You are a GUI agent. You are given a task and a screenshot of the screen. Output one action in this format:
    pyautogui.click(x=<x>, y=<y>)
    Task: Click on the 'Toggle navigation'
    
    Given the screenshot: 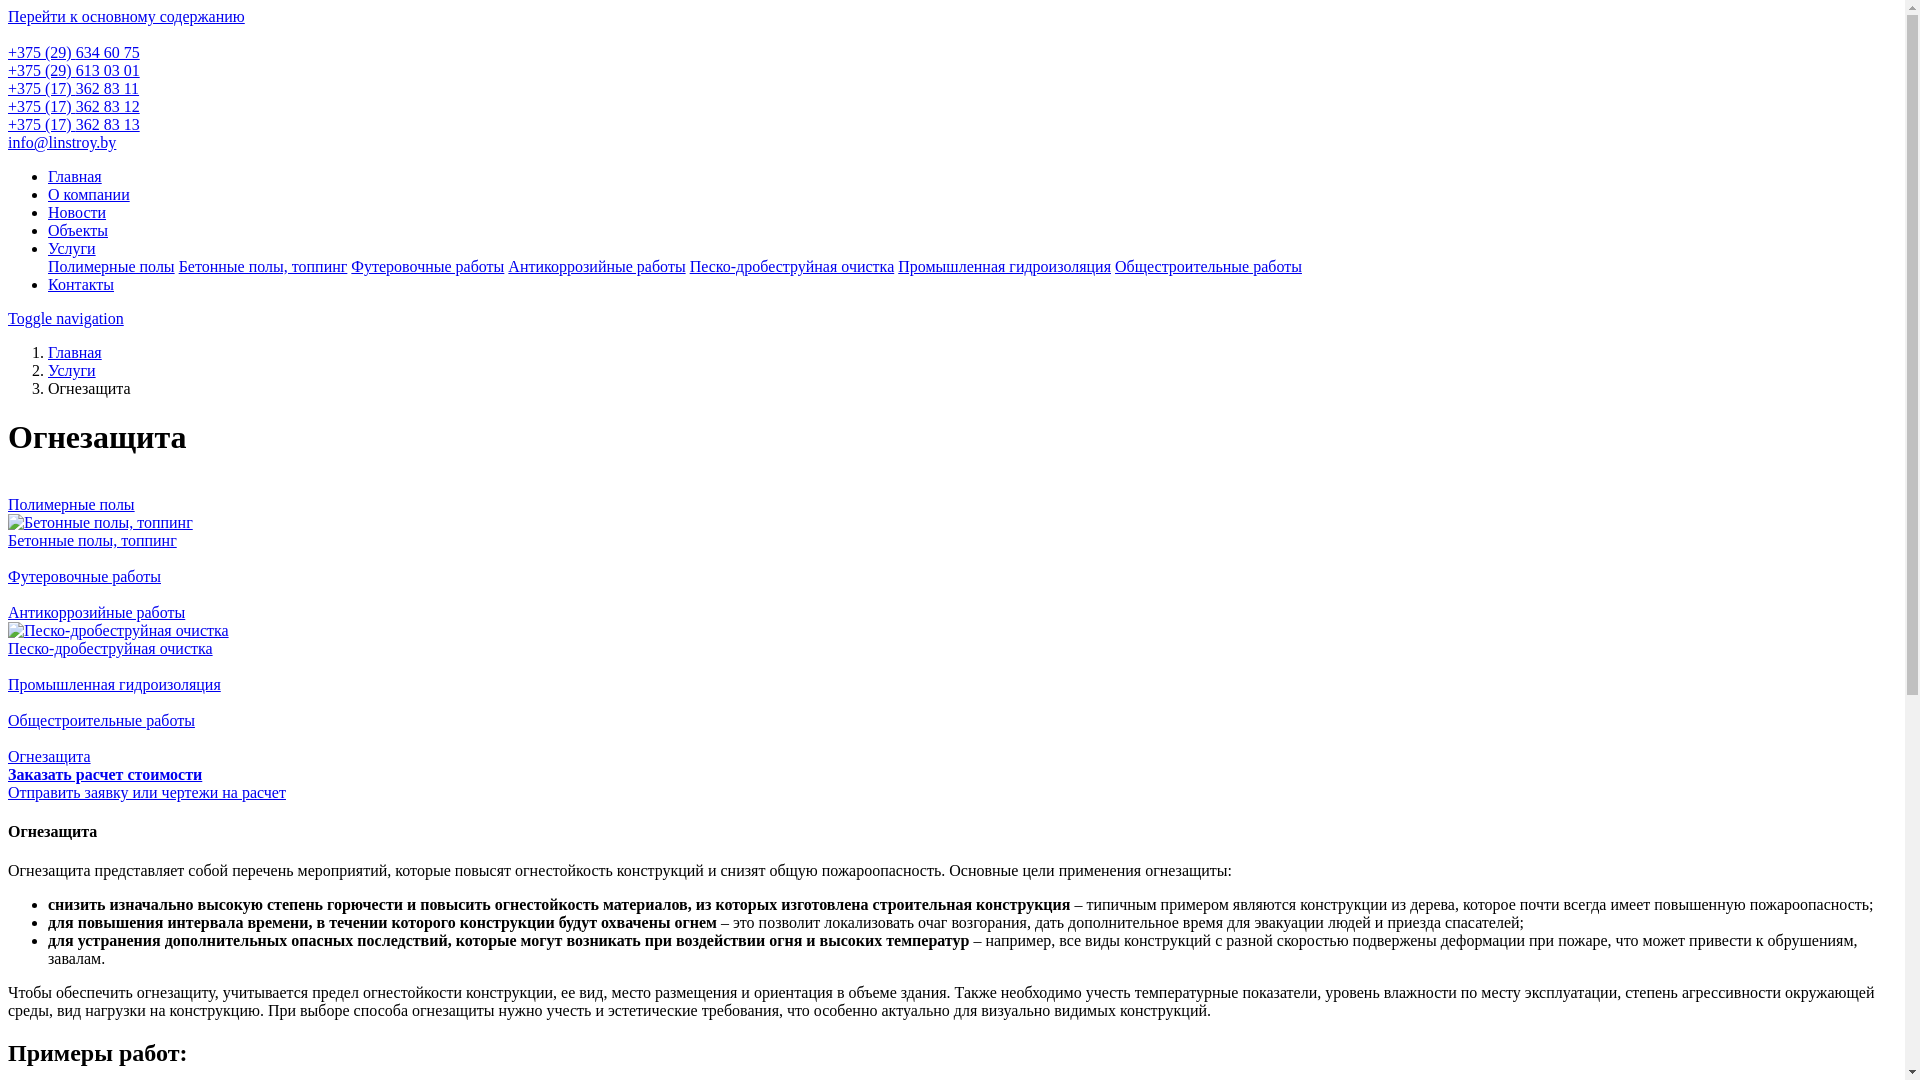 What is the action you would take?
    pyautogui.click(x=66, y=317)
    